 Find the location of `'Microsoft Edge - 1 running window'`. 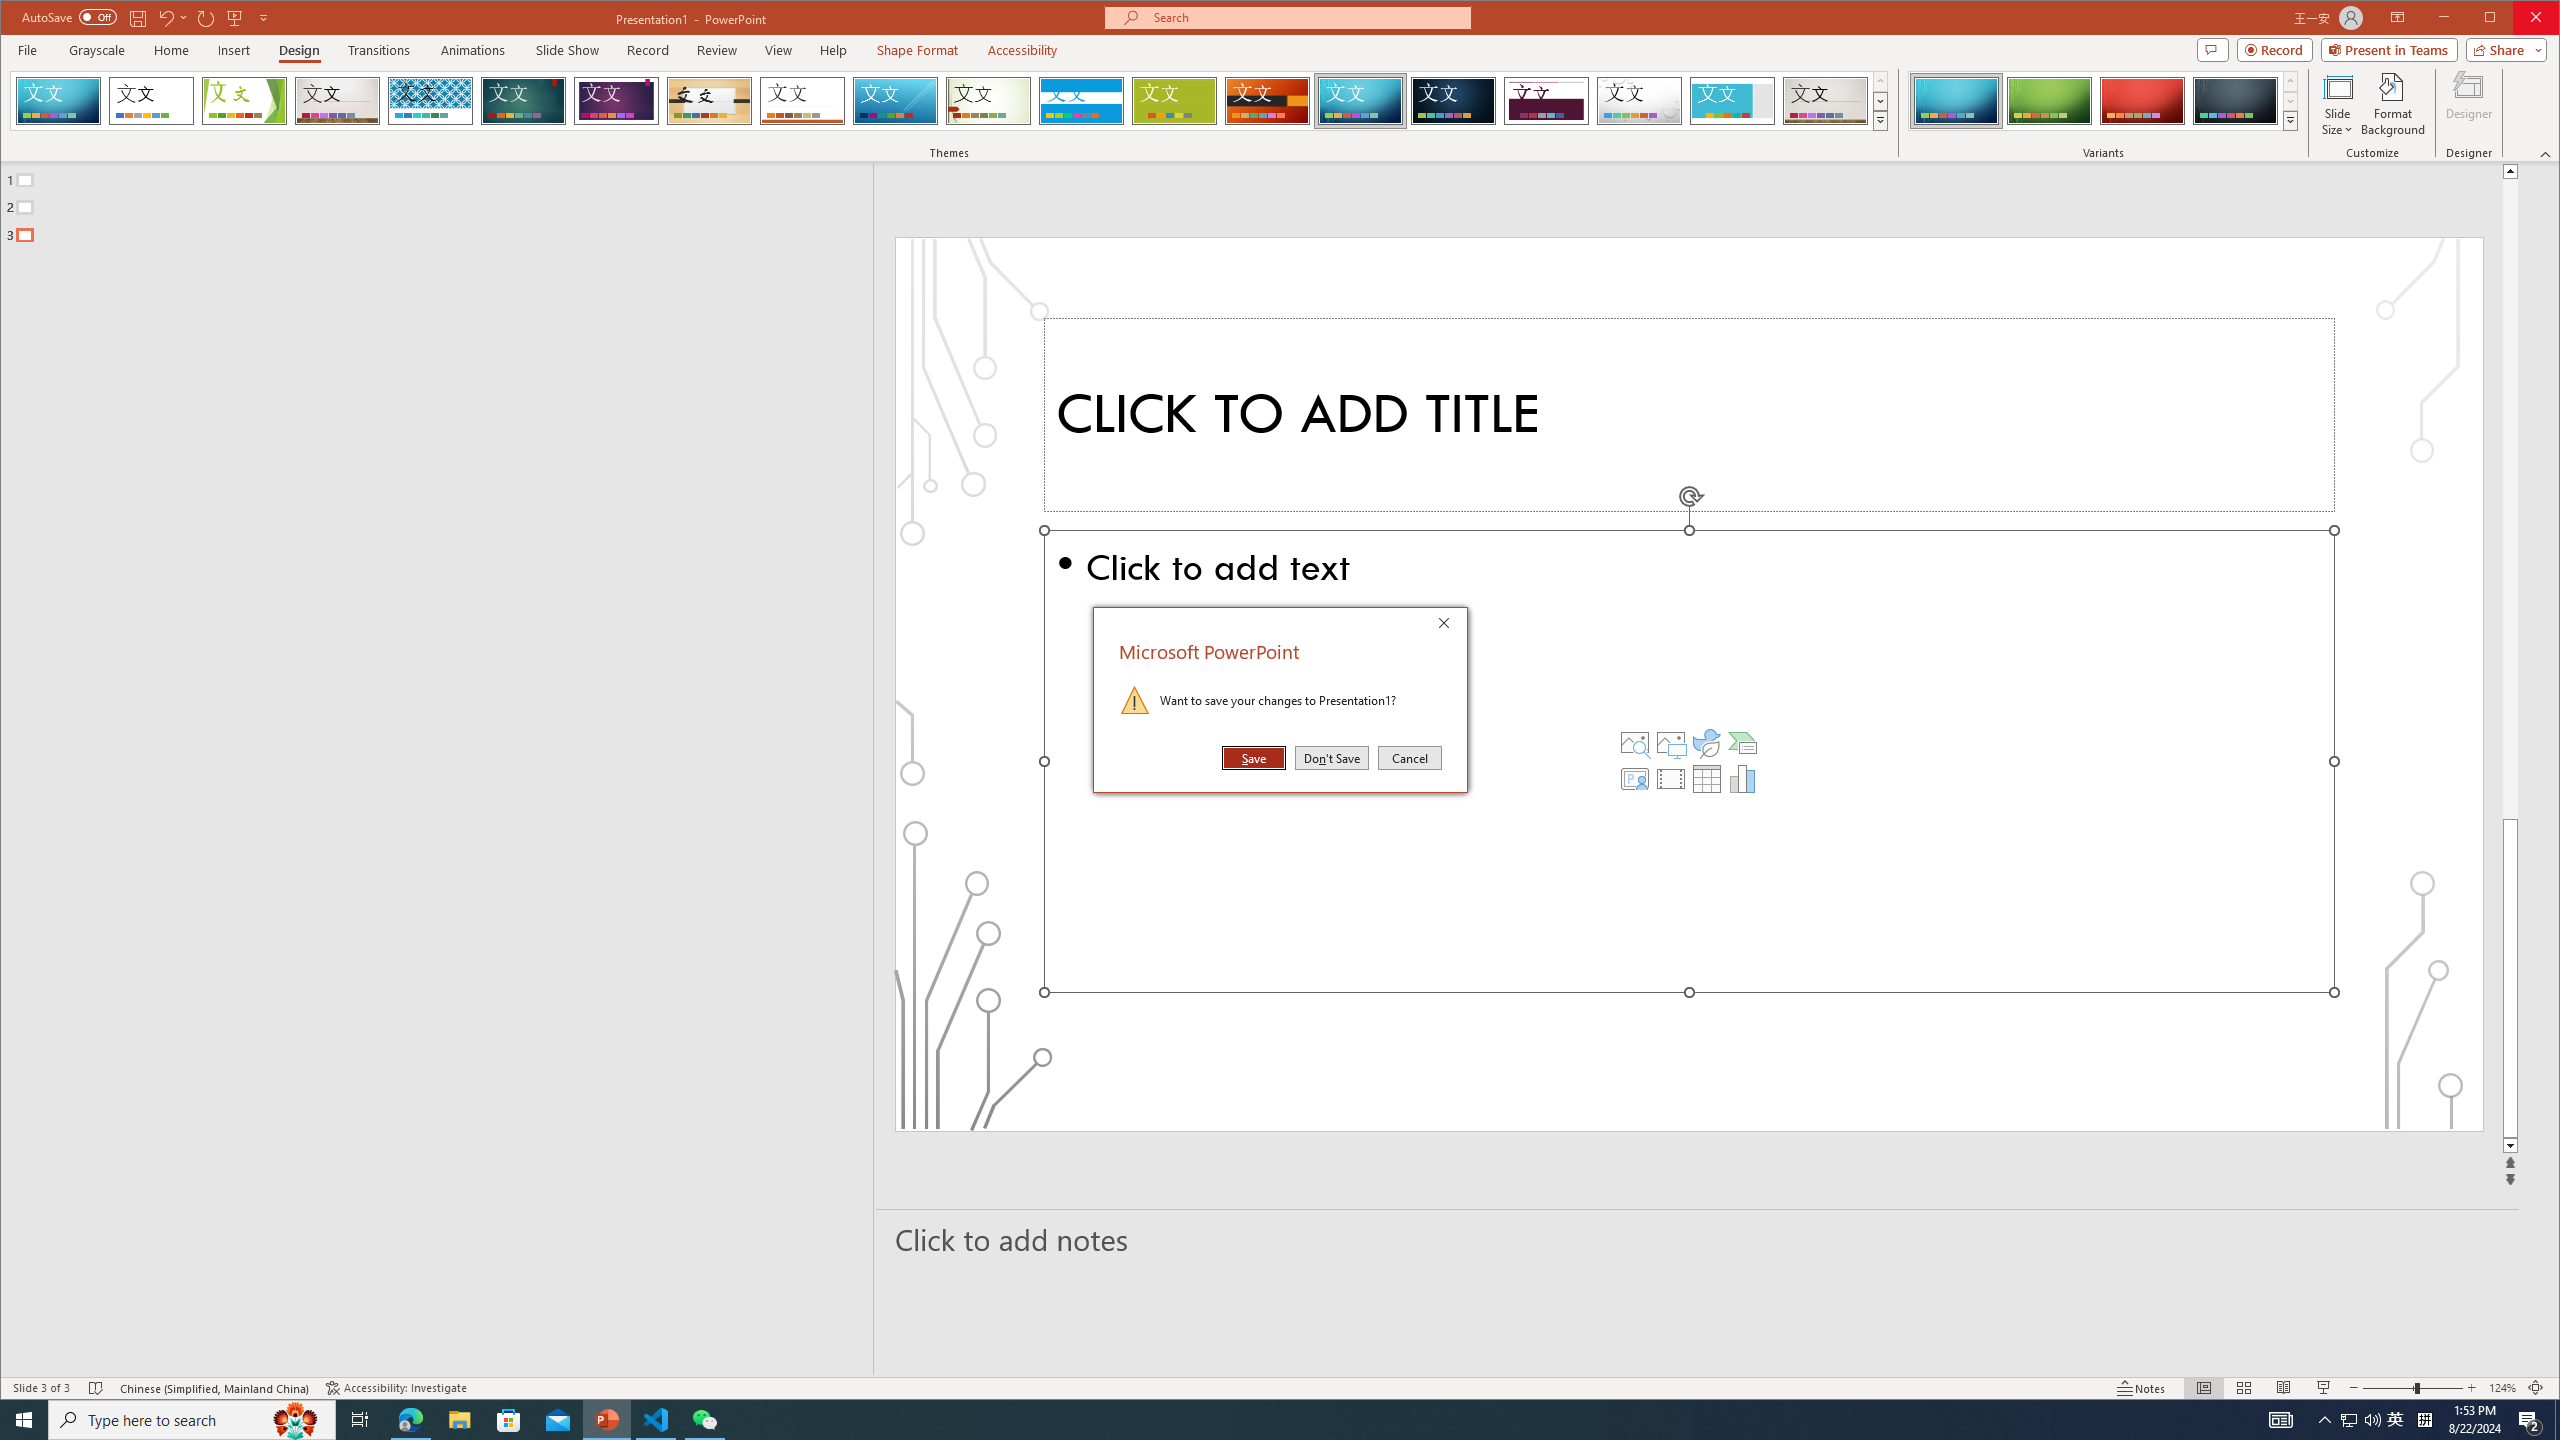

'Microsoft Edge - 1 running window' is located at coordinates (409, 1418).